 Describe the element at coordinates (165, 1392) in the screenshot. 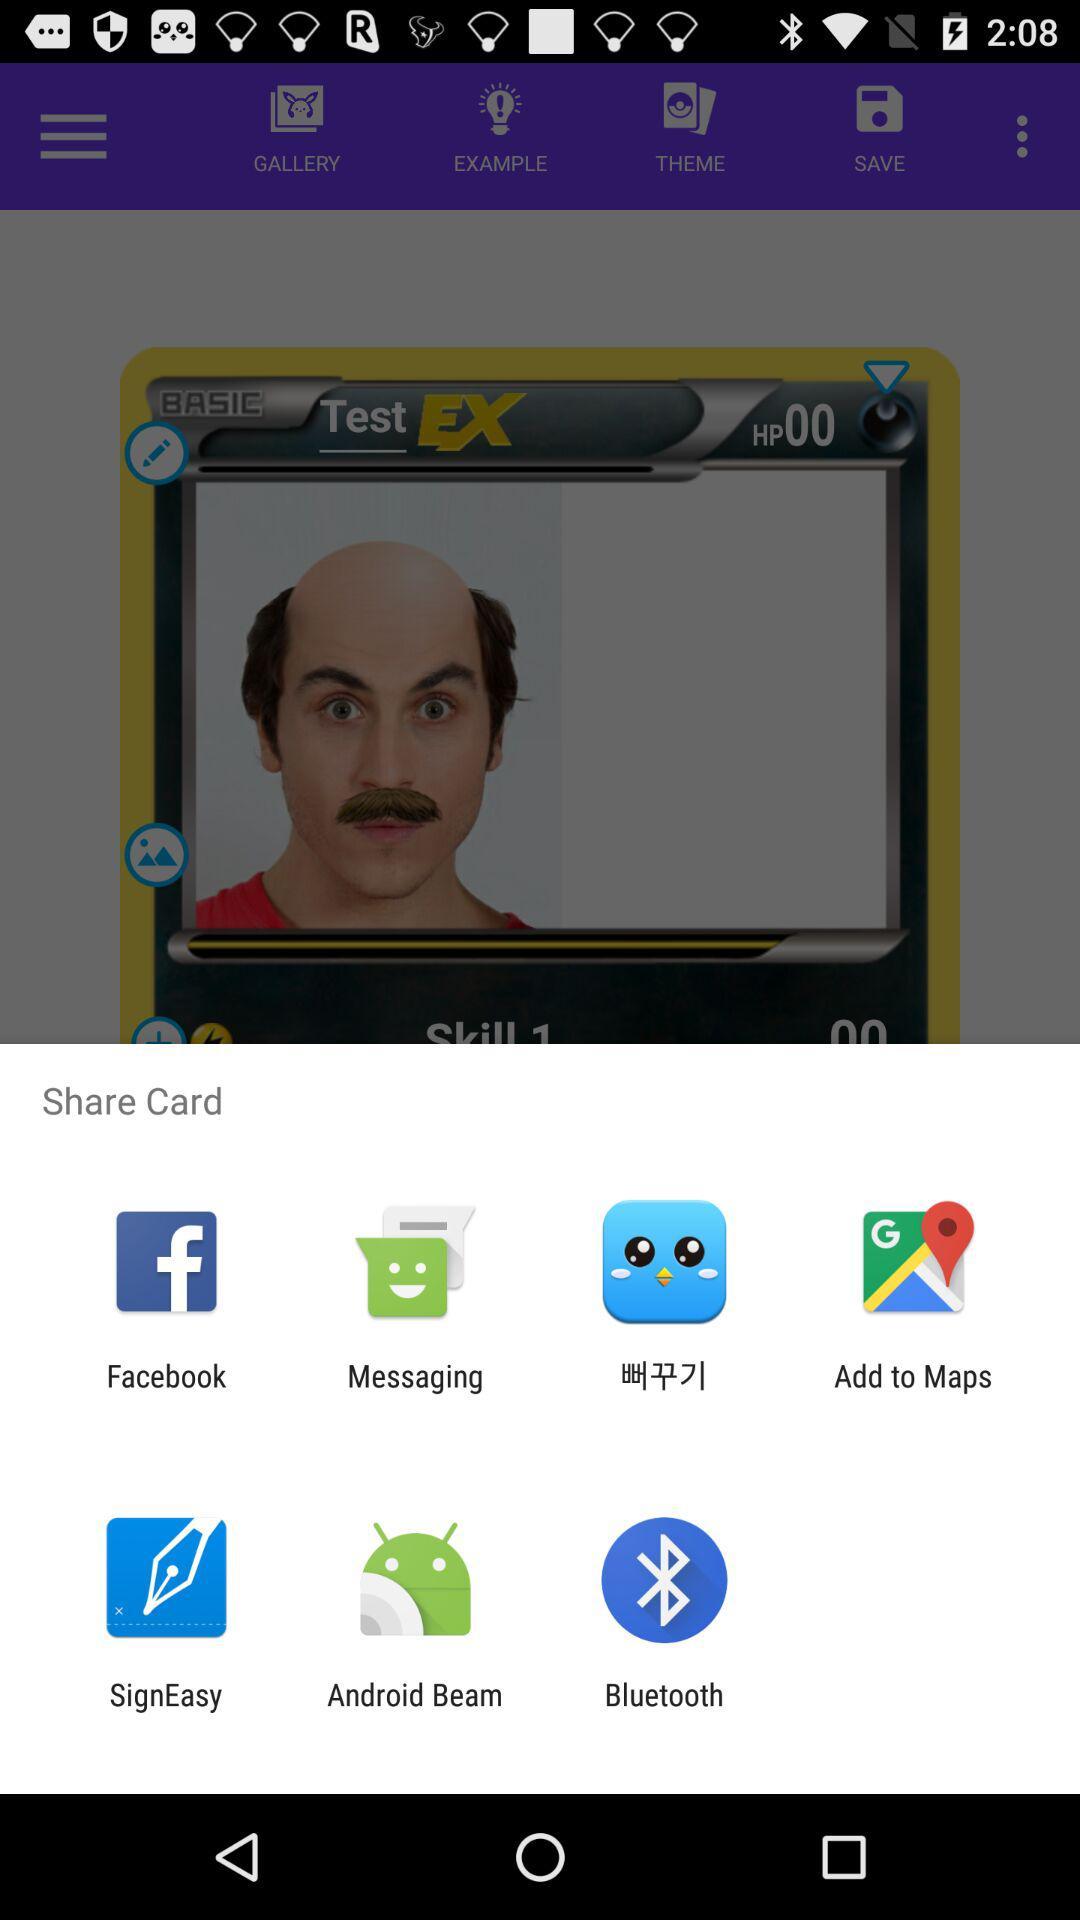

I see `facebook` at that location.